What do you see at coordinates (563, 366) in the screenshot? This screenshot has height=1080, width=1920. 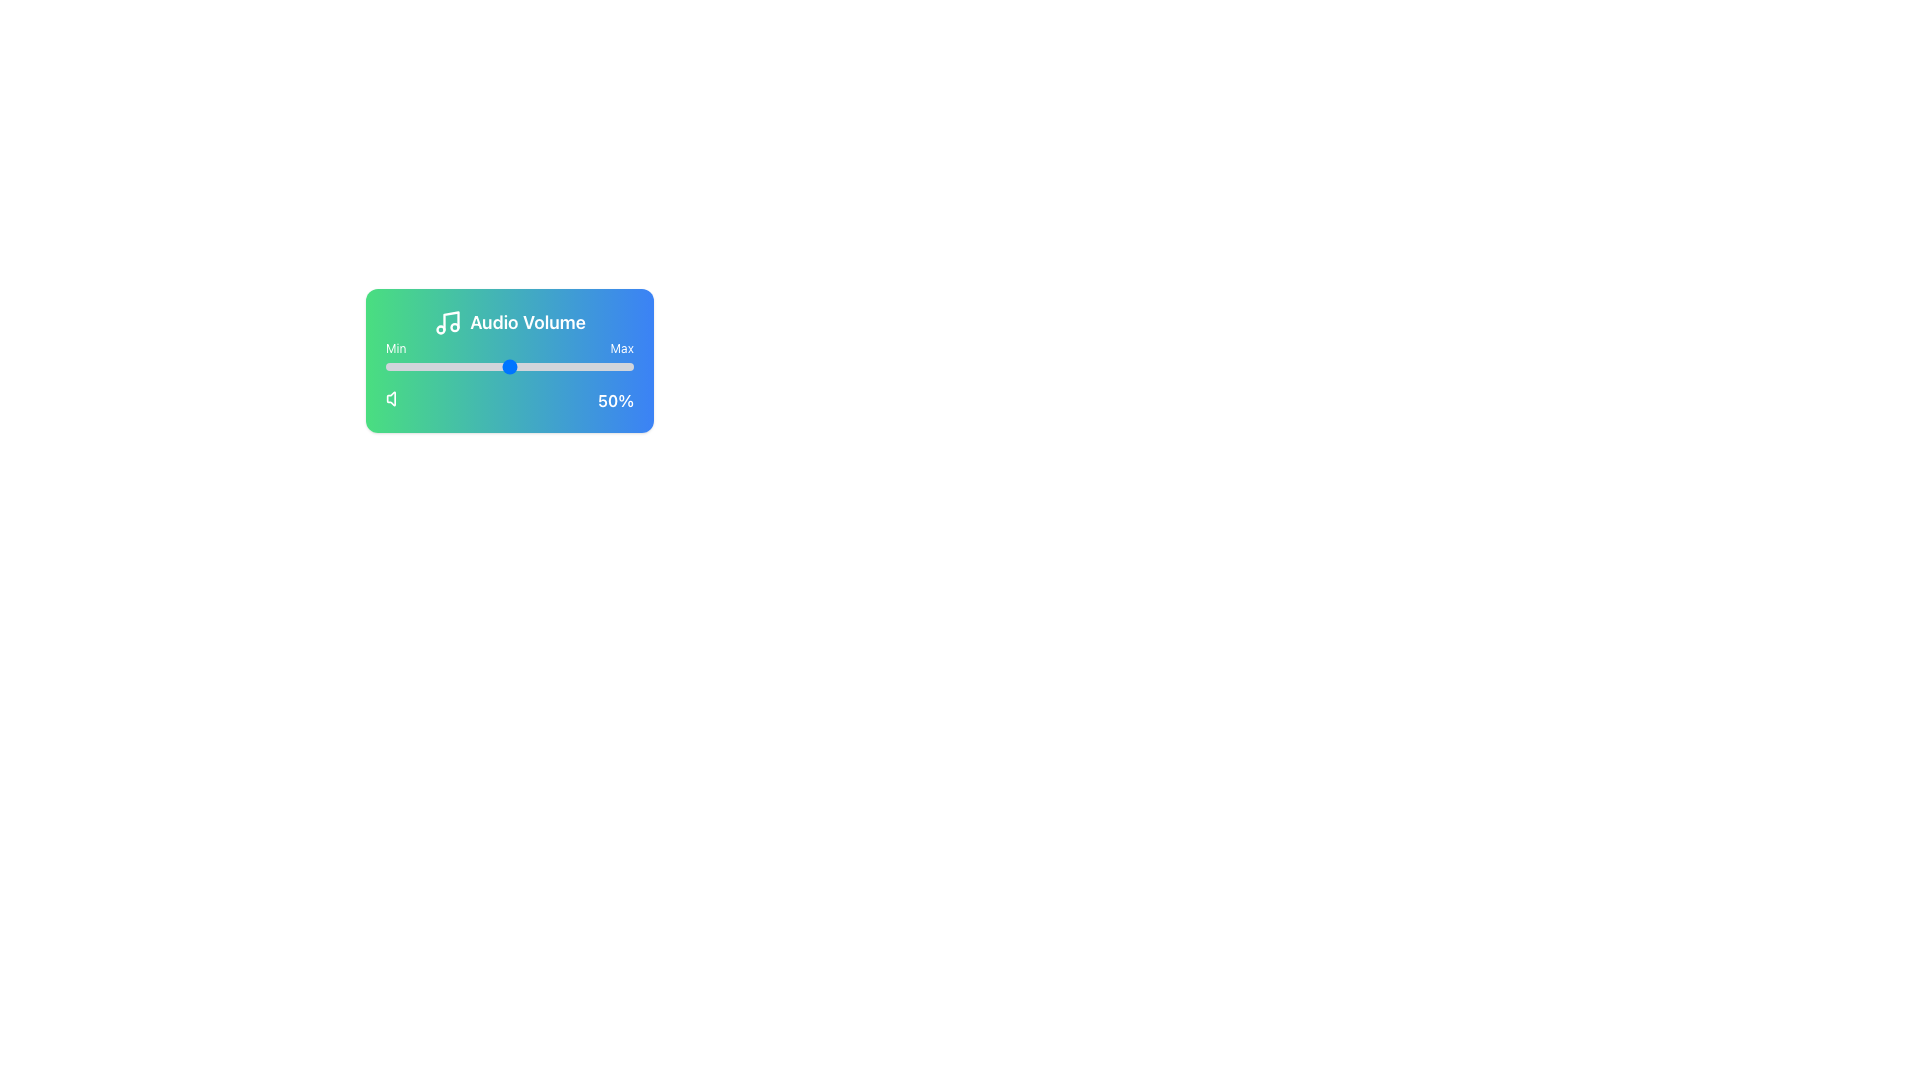 I see `the slider` at bounding box center [563, 366].